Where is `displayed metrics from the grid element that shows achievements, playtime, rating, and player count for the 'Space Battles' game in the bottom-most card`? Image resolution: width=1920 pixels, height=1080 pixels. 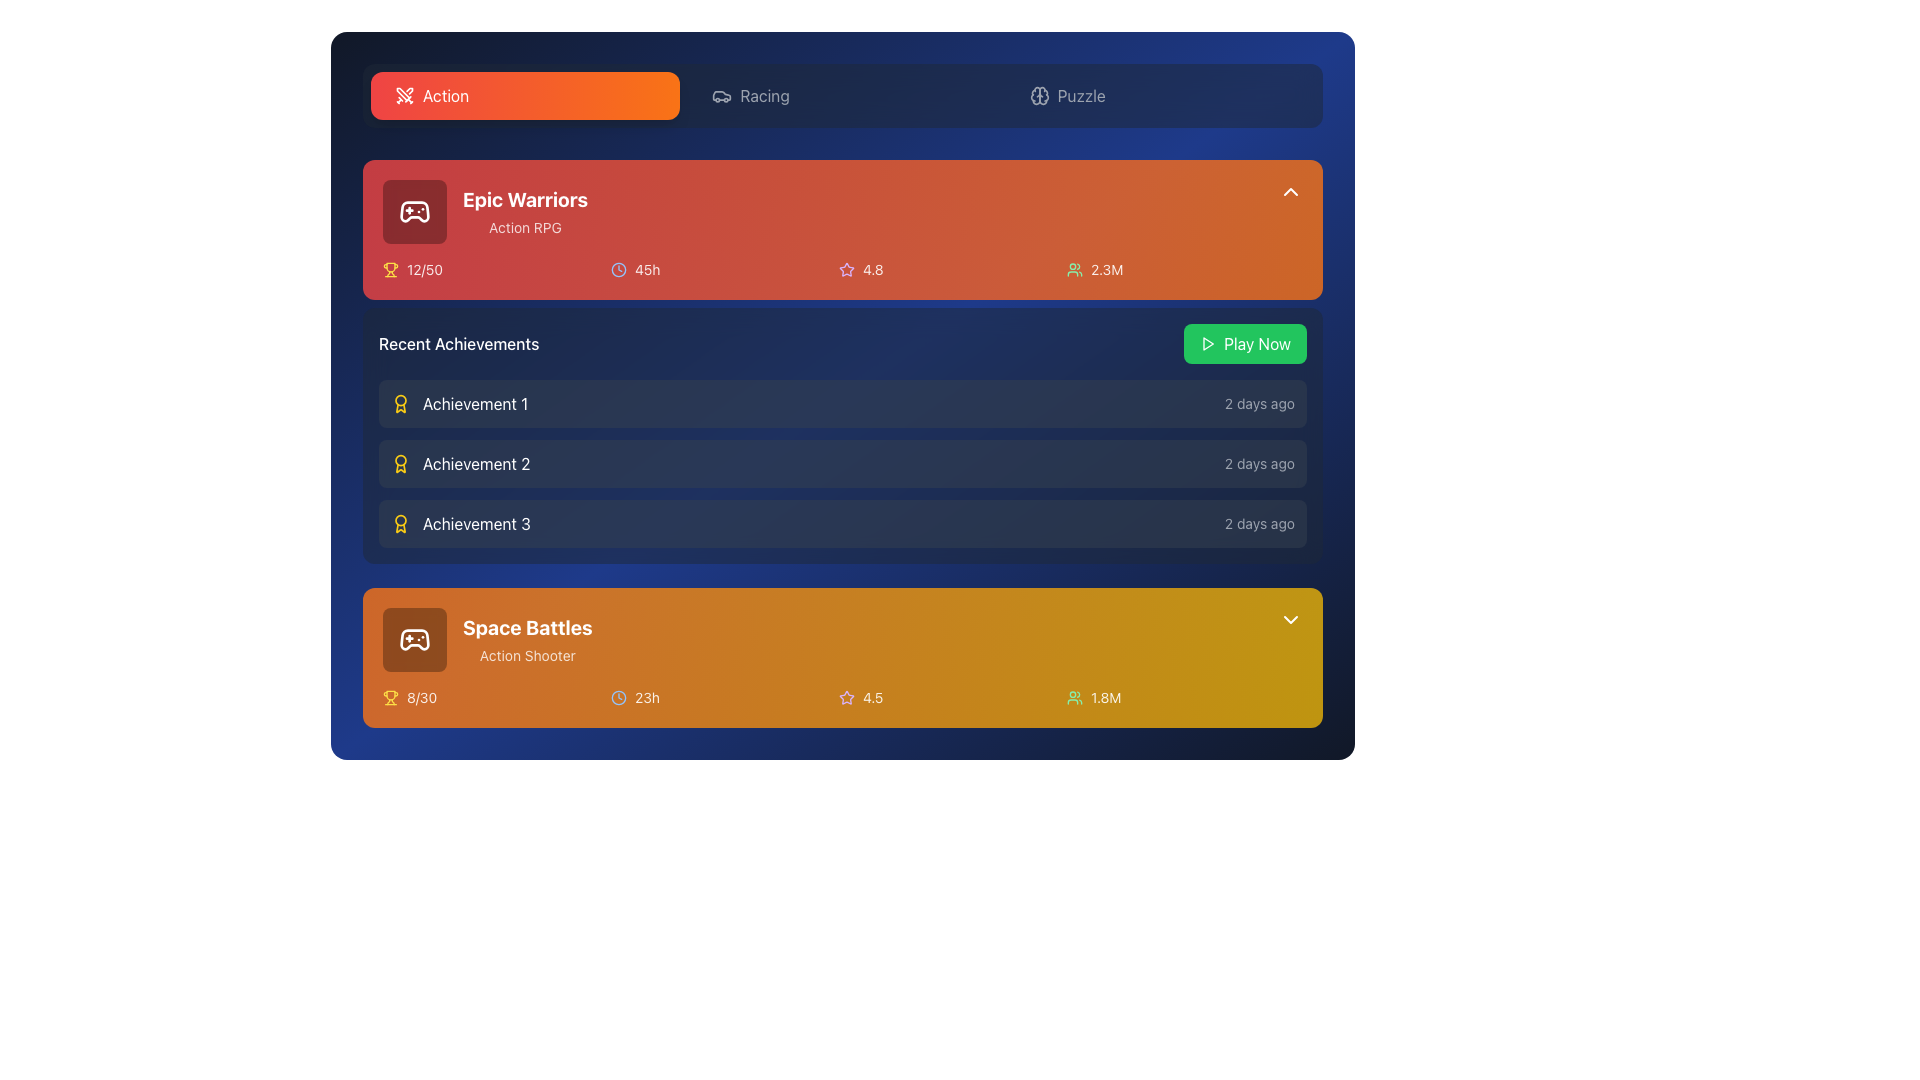 displayed metrics from the grid element that shows achievements, playtime, rating, and player count for the 'Space Battles' game in the bottom-most card is located at coordinates (830, 697).